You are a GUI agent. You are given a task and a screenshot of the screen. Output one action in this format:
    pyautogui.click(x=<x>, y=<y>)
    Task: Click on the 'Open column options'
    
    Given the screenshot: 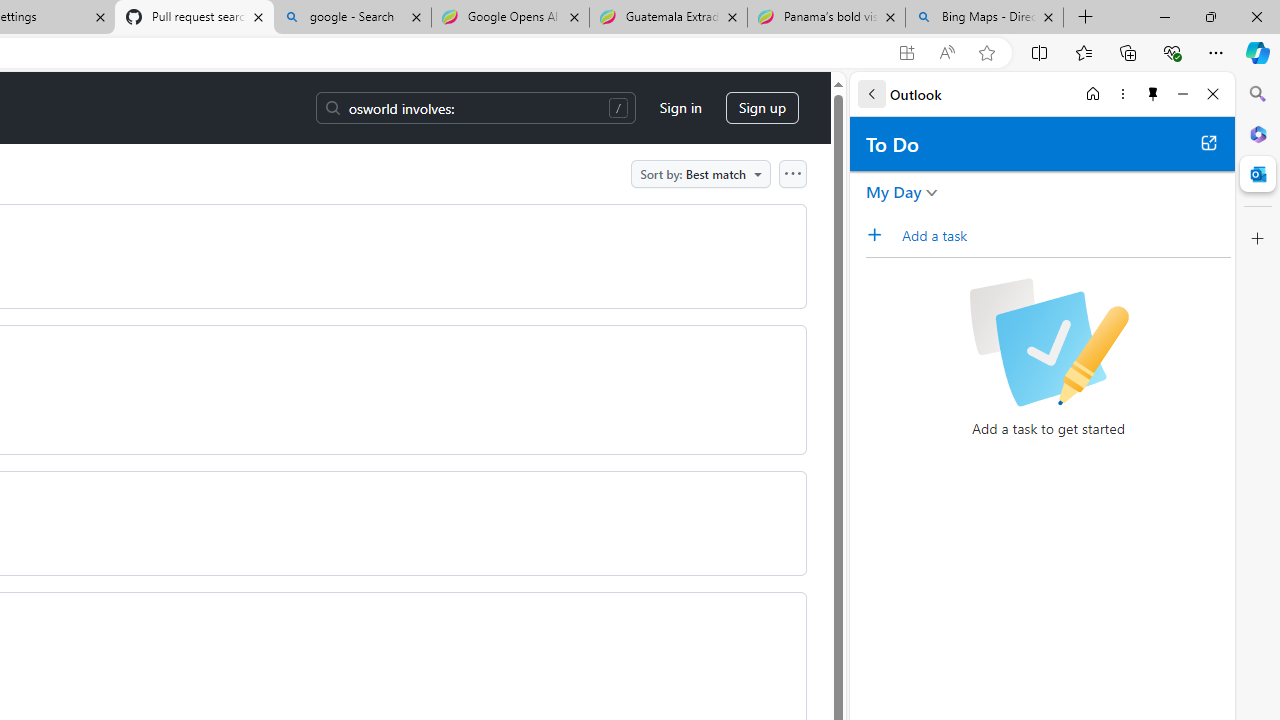 What is the action you would take?
    pyautogui.click(x=791, y=172)
    